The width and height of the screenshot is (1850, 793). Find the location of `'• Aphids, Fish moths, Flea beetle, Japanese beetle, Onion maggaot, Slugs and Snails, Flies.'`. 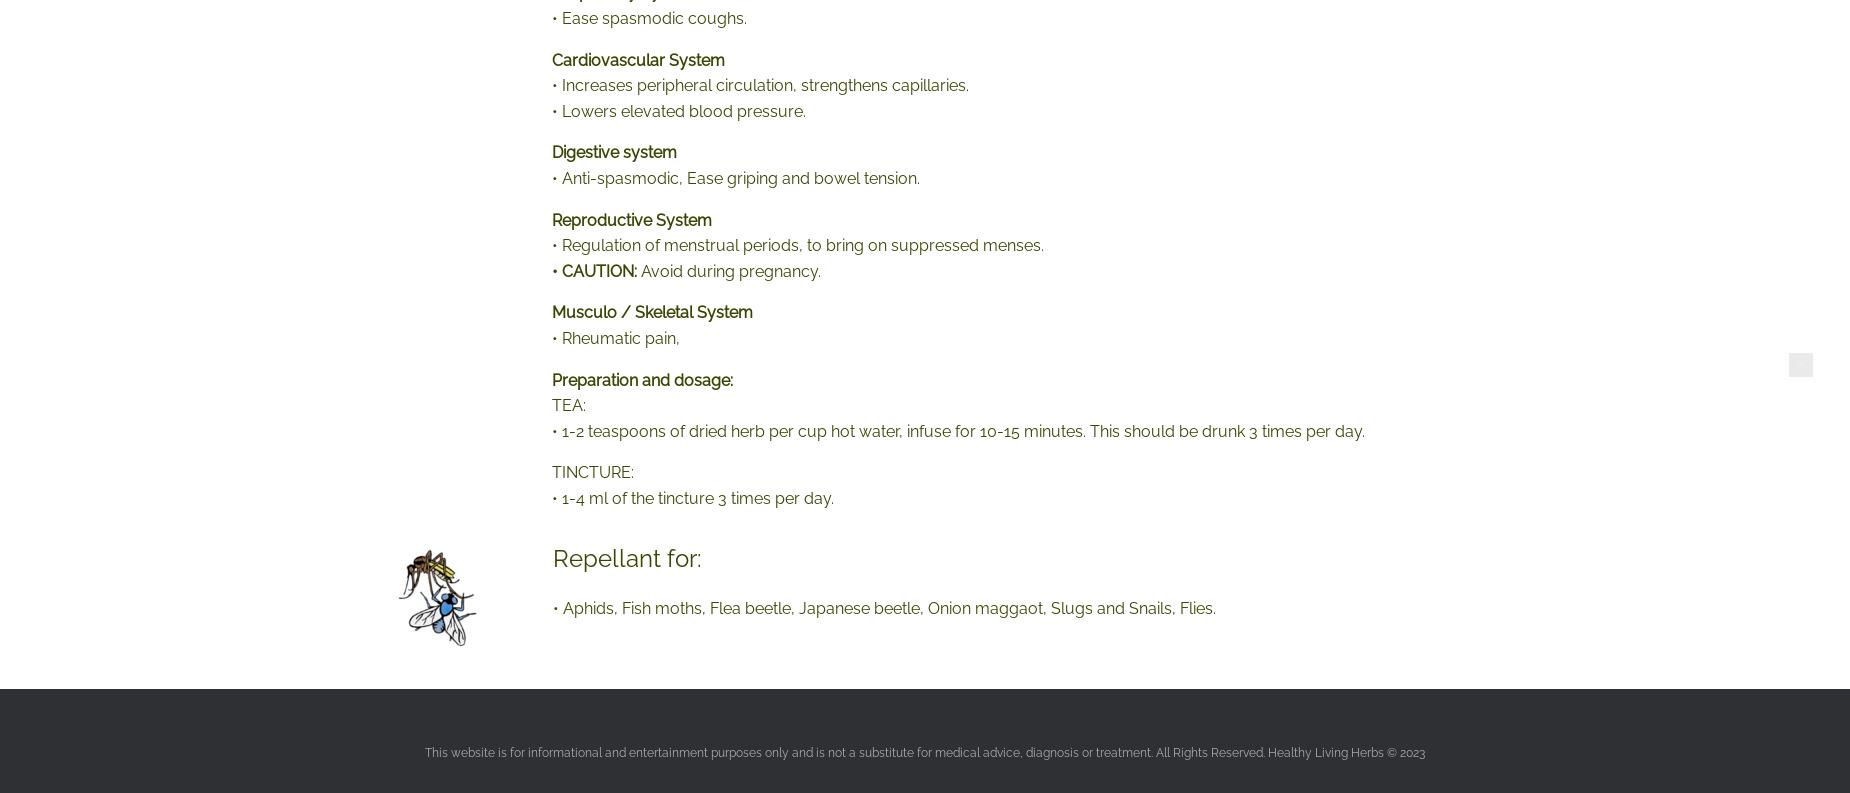

'• Aphids, Fish moths, Flea beetle, Japanese beetle, Onion maggaot, Slugs and Snails, Flies.' is located at coordinates (884, 608).